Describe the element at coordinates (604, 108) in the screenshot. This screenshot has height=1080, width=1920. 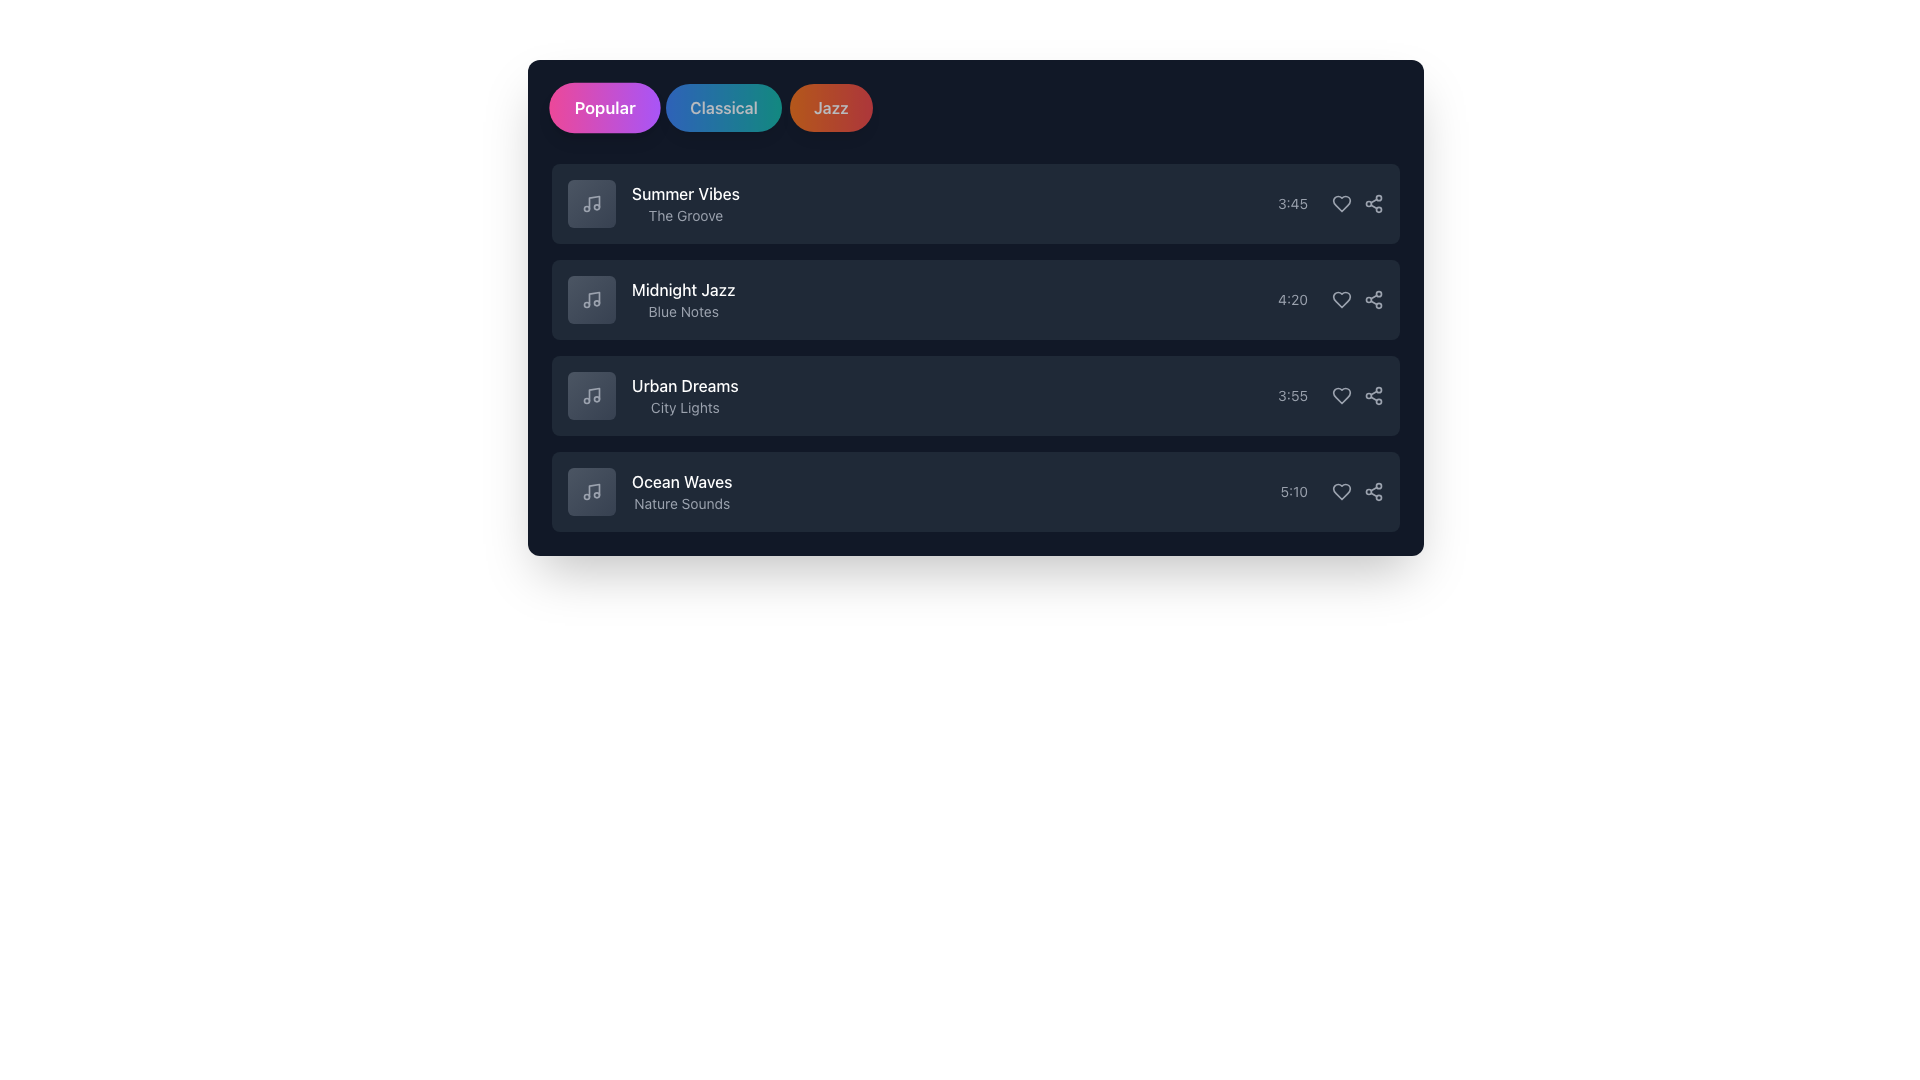
I see `the 'Popular' category filter button located at the top-left region of the interface for accessibility navigation` at that location.